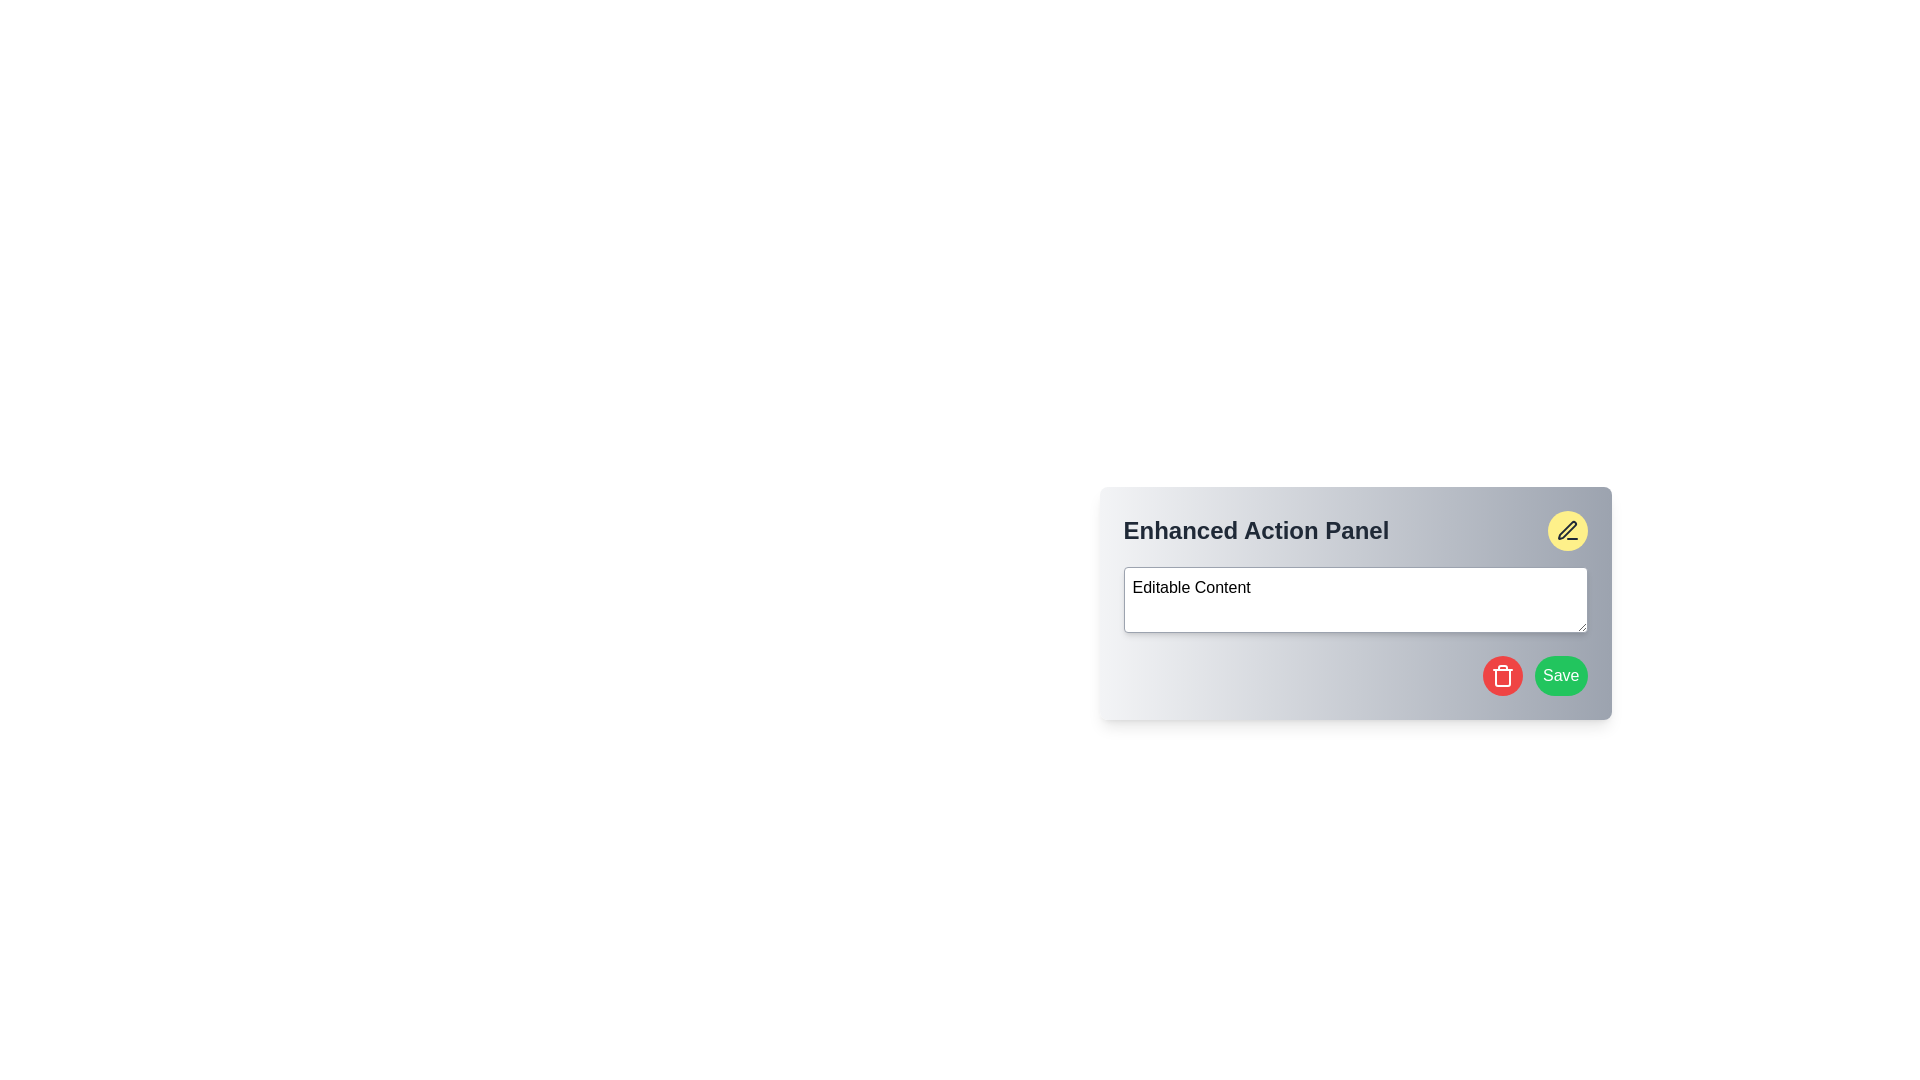  What do you see at coordinates (1560, 675) in the screenshot?
I see `the 'Save' button located at the far-right end of the action button row in the bottom-right corner of the modal interface` at bounding box center [1560, 675].